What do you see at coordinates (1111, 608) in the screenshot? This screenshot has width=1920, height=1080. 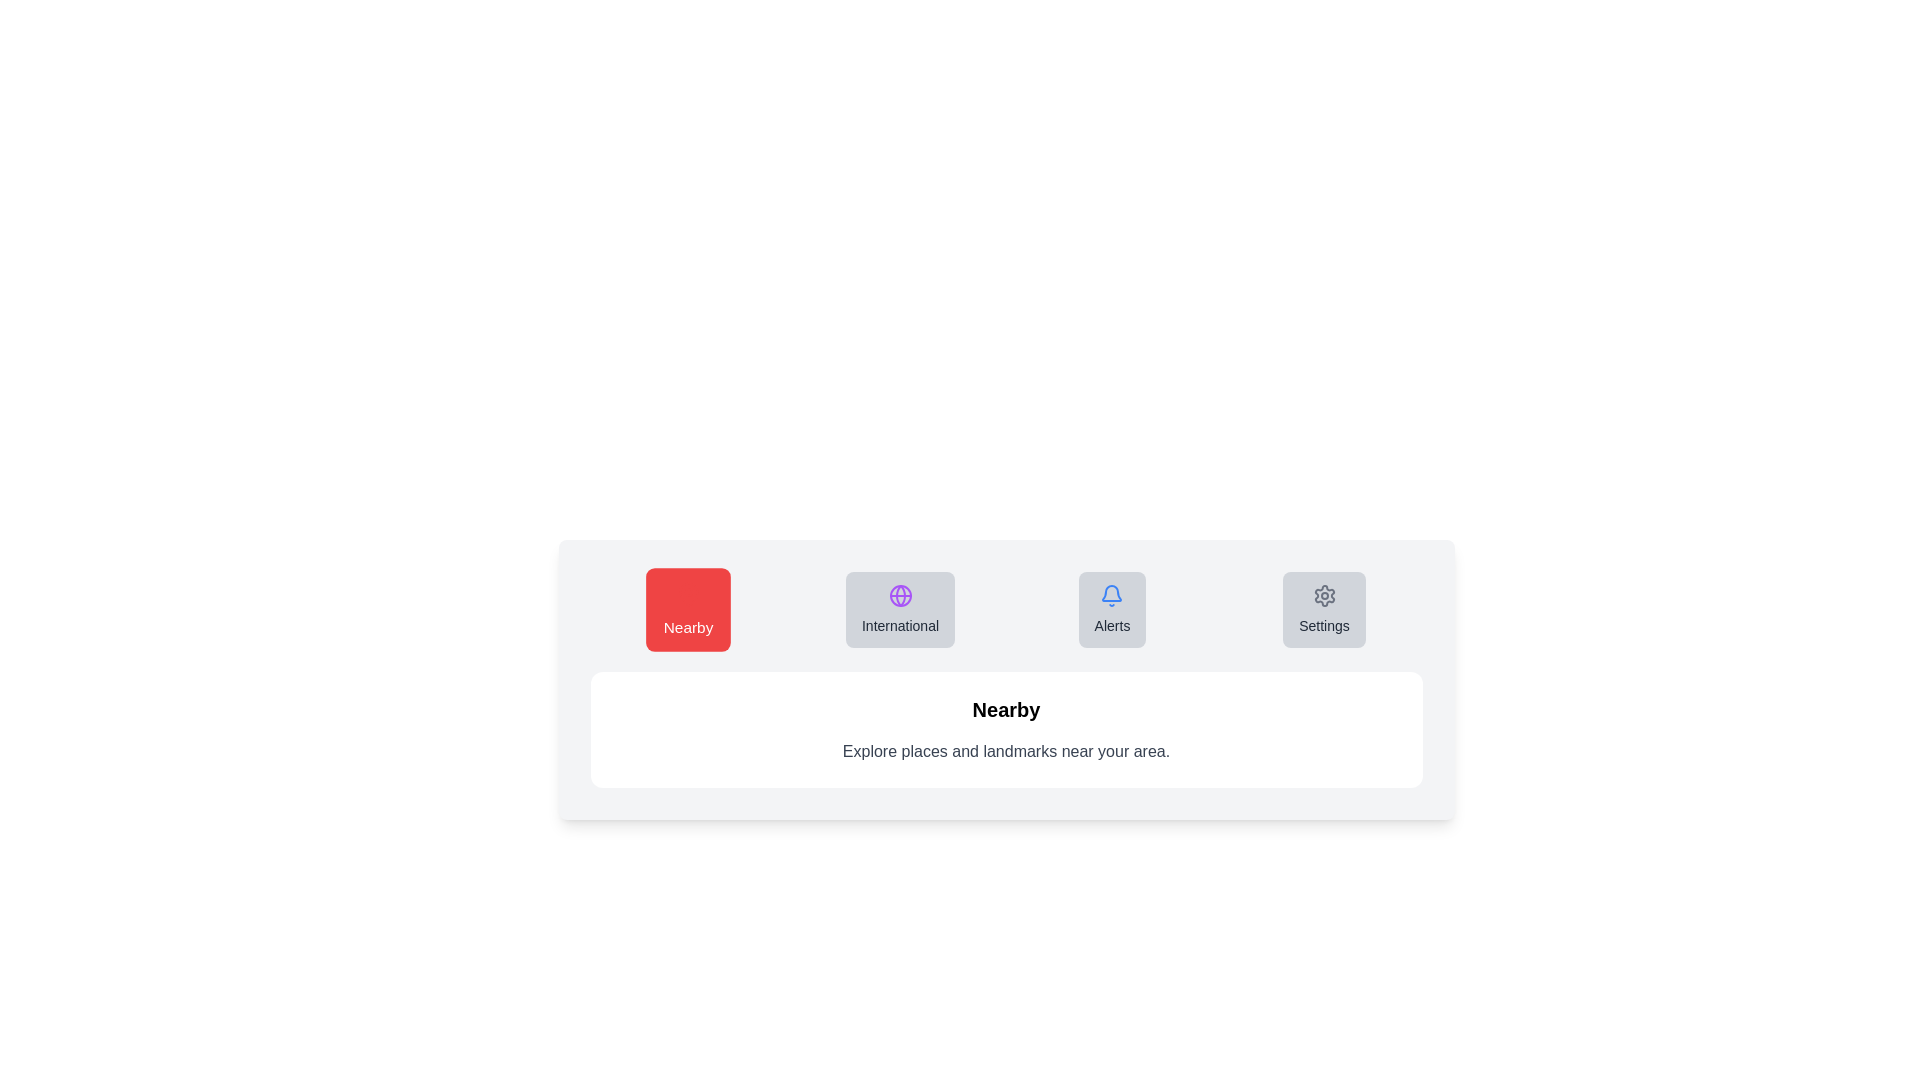 I see `the Alerts tab` at bounding box center [1111, 608].